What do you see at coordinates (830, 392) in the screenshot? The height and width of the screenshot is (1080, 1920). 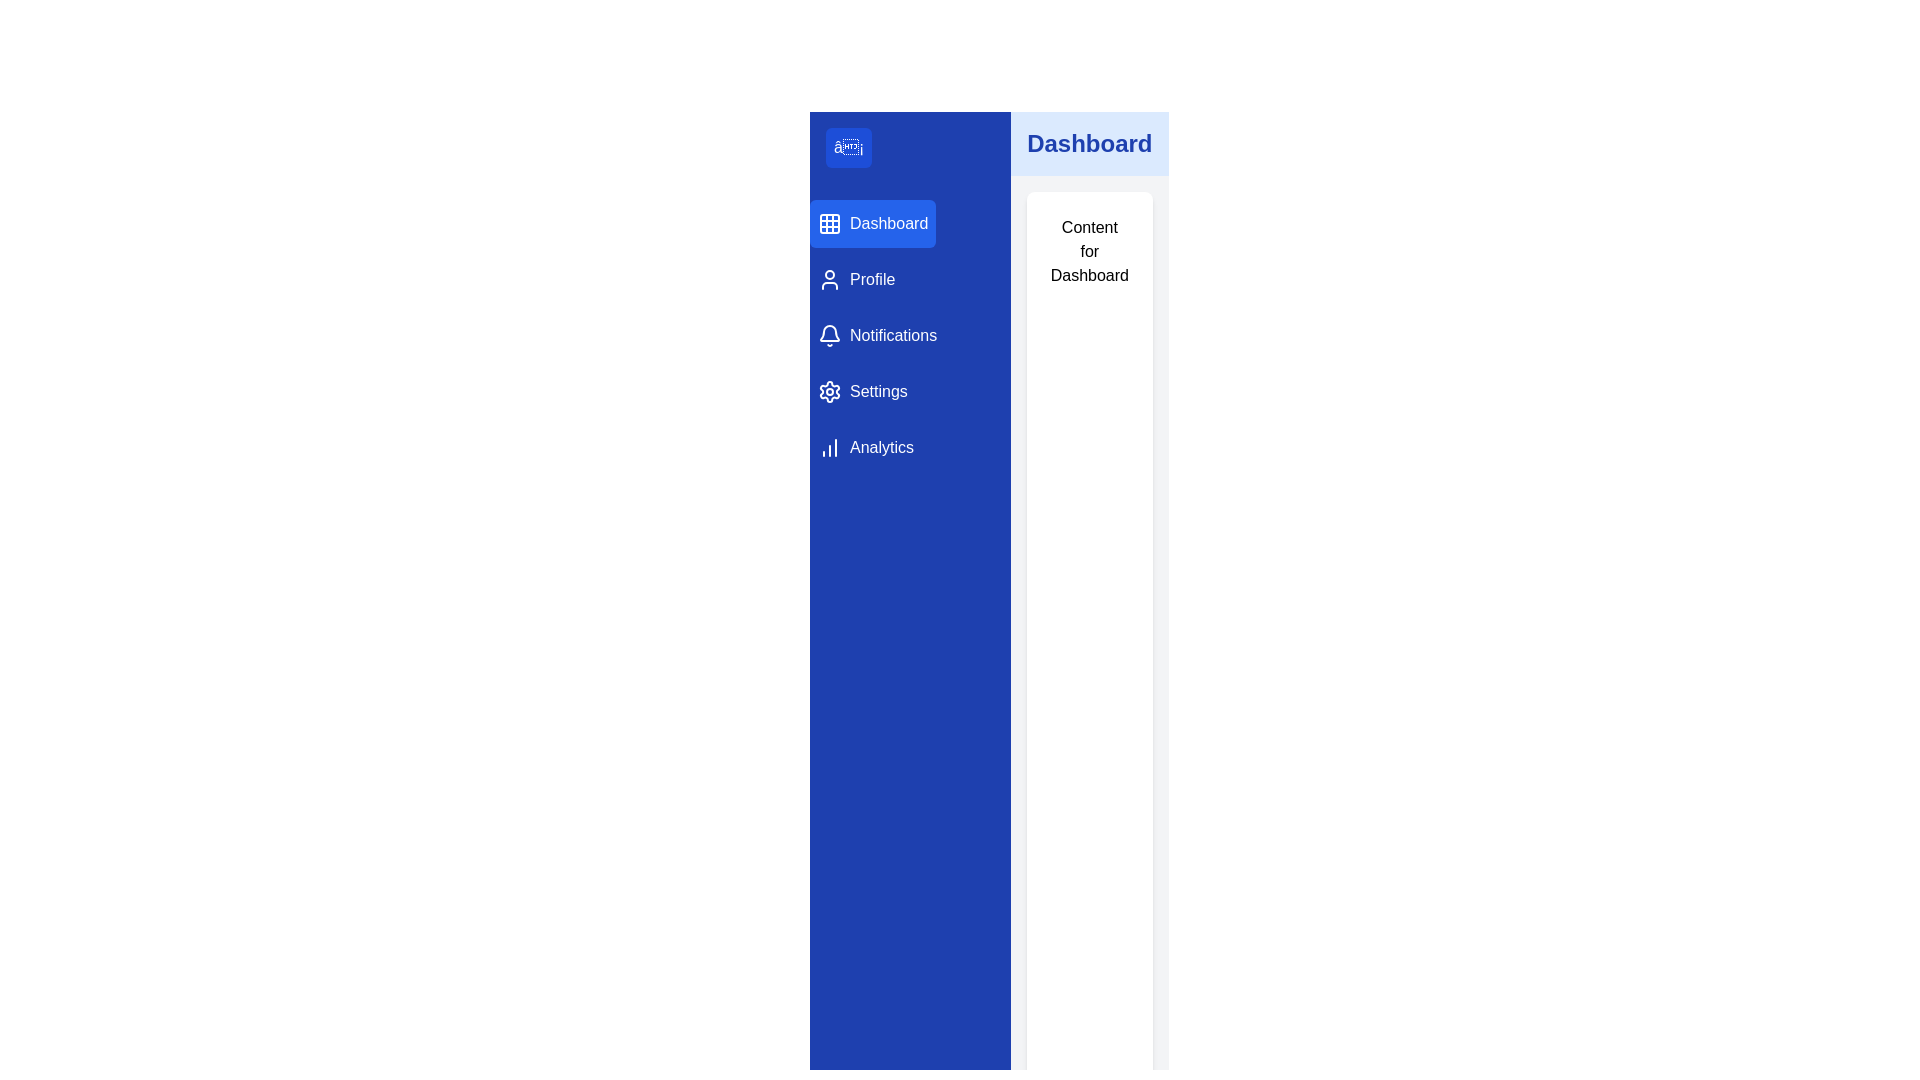 I see `the gear icon representing settings` at bounding box center [830, 392].